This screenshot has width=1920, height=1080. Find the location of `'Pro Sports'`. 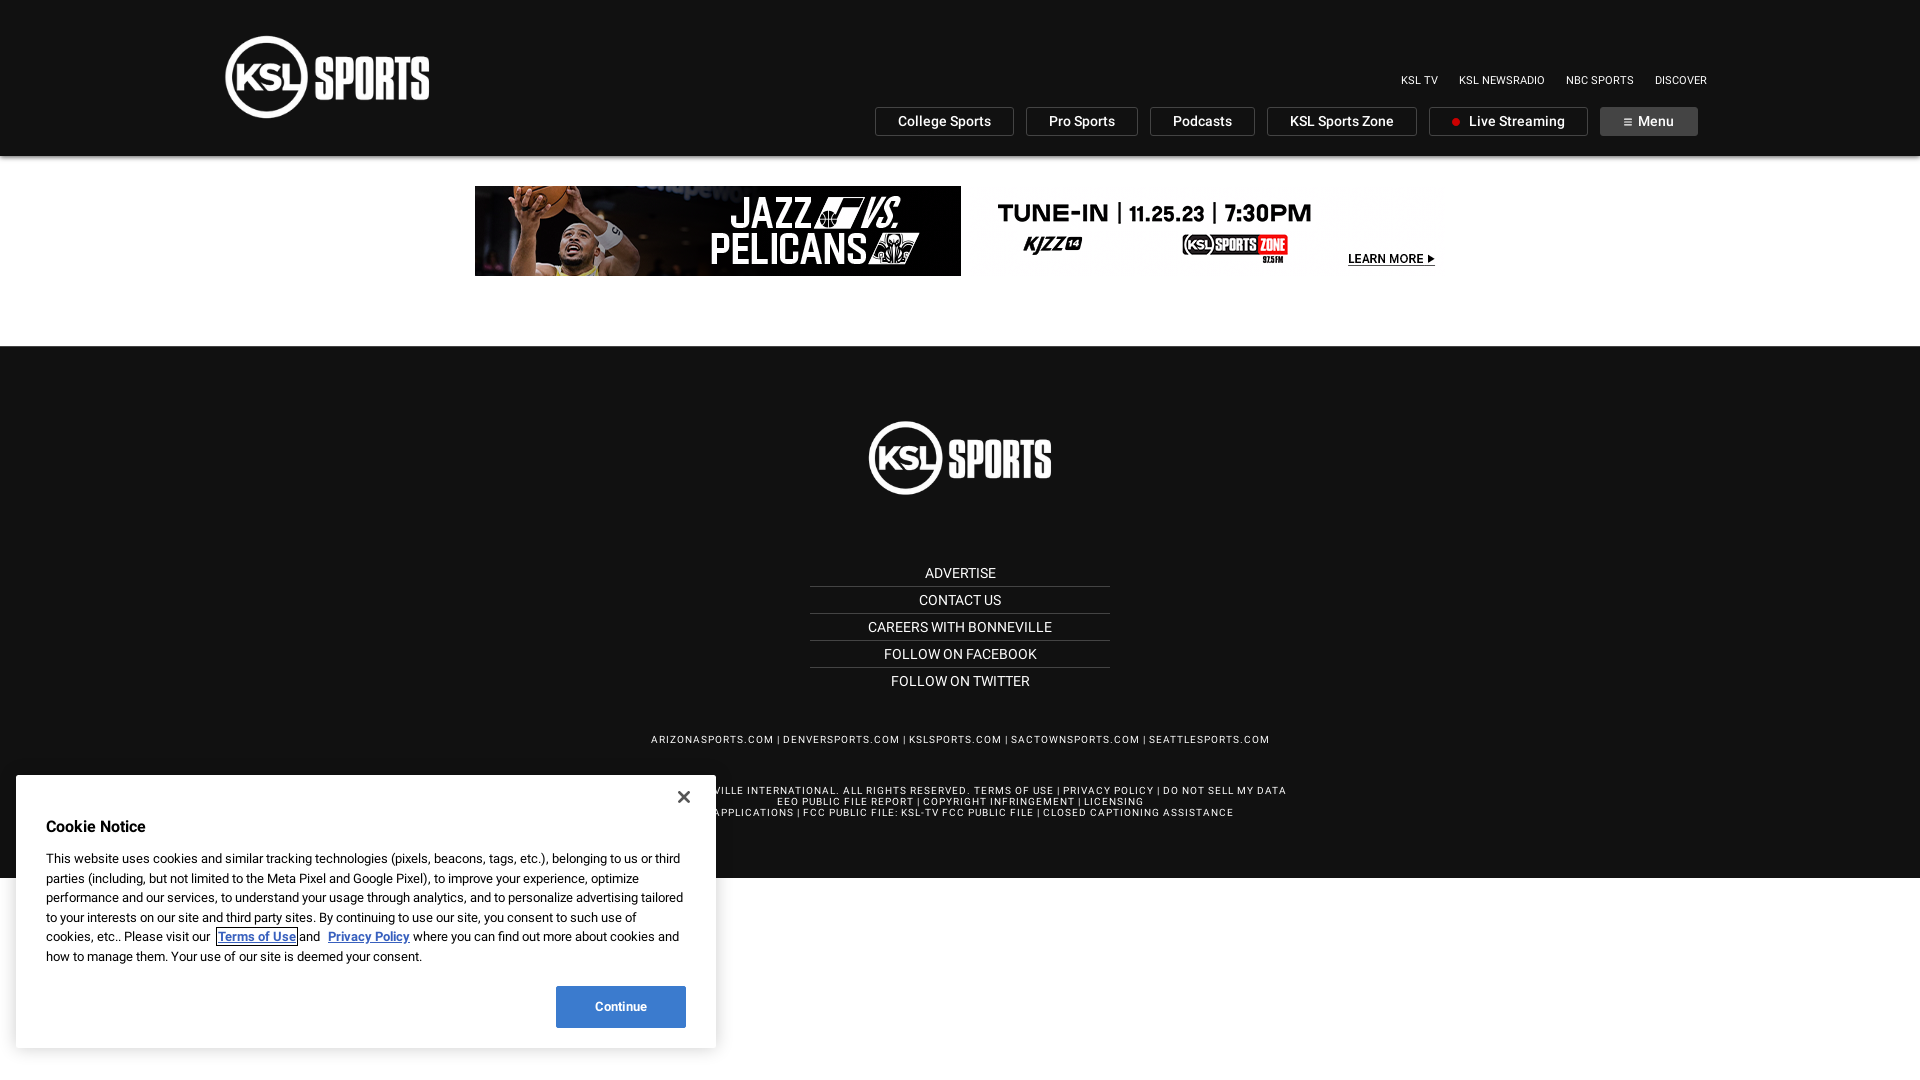

'Pro Sports' is located at coordinates (1026, 121).